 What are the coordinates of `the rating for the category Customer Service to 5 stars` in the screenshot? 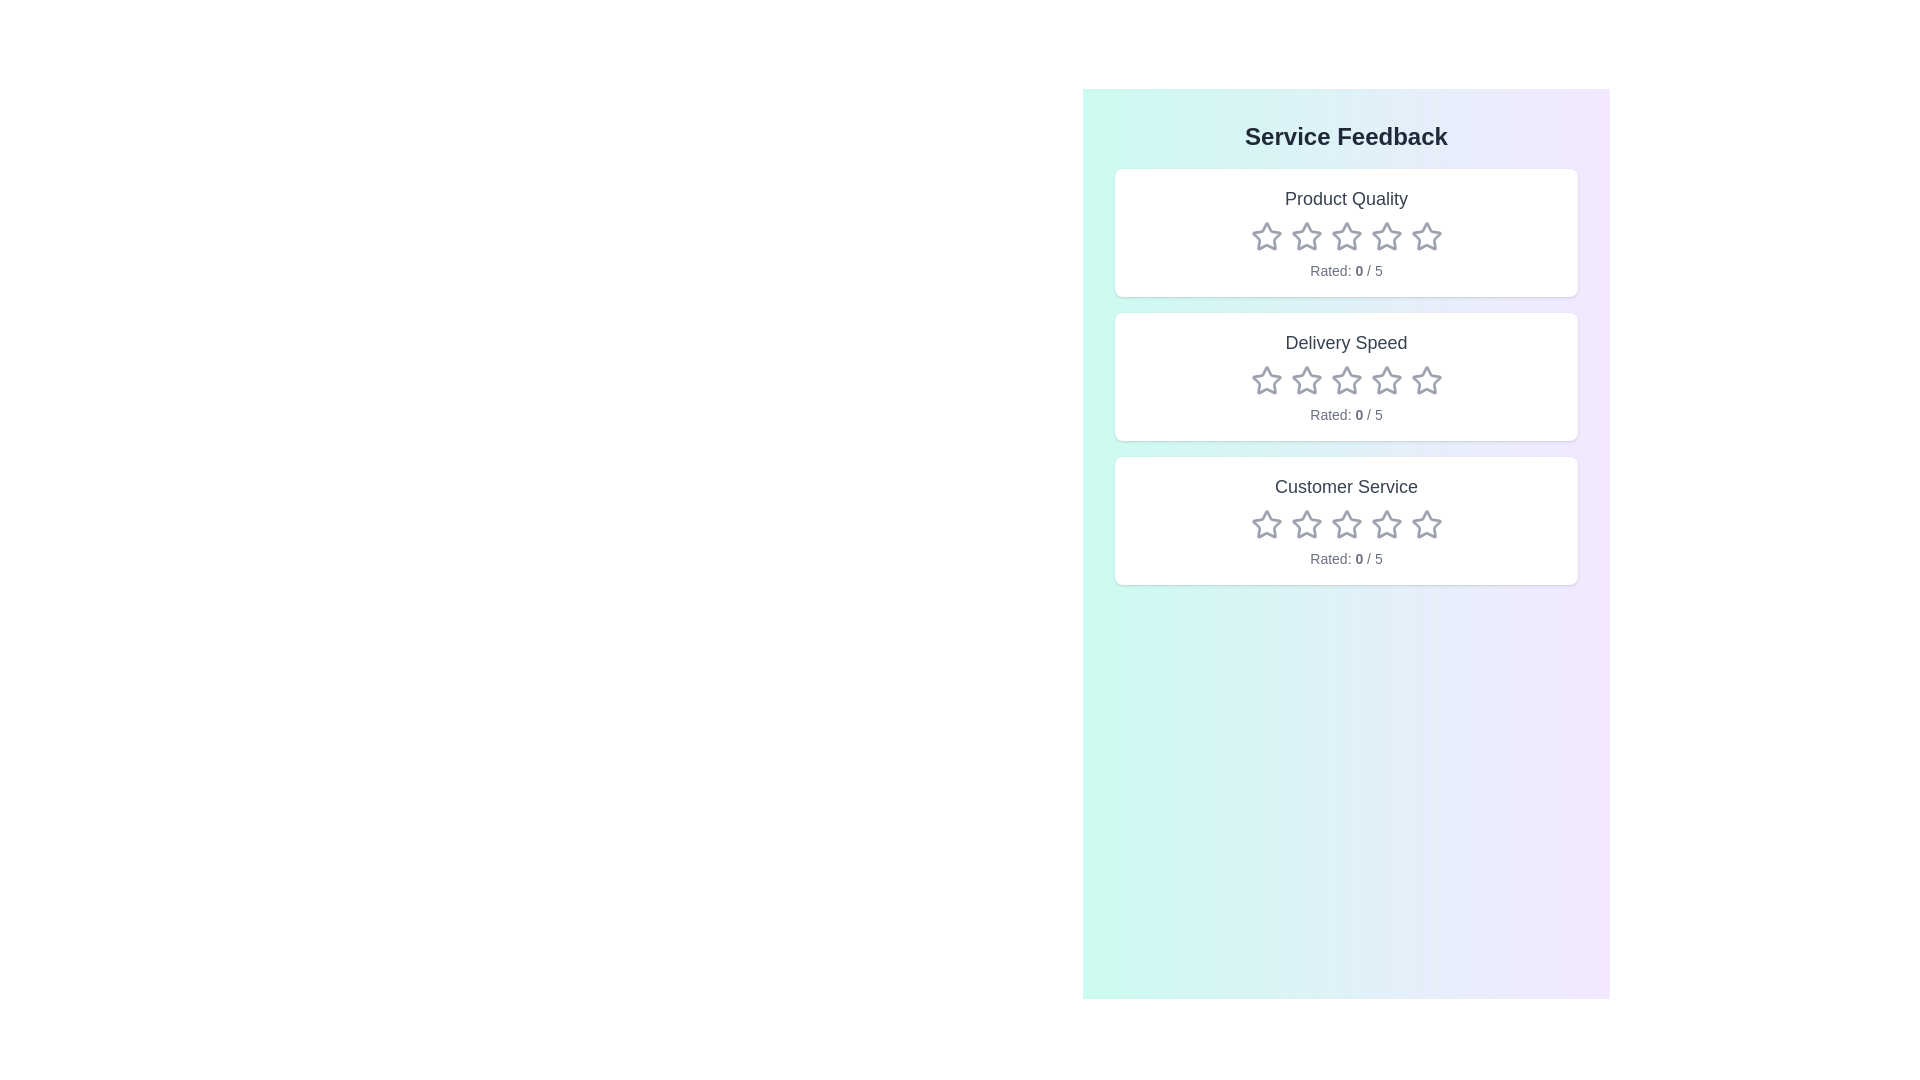 It's located at (1425, 523).